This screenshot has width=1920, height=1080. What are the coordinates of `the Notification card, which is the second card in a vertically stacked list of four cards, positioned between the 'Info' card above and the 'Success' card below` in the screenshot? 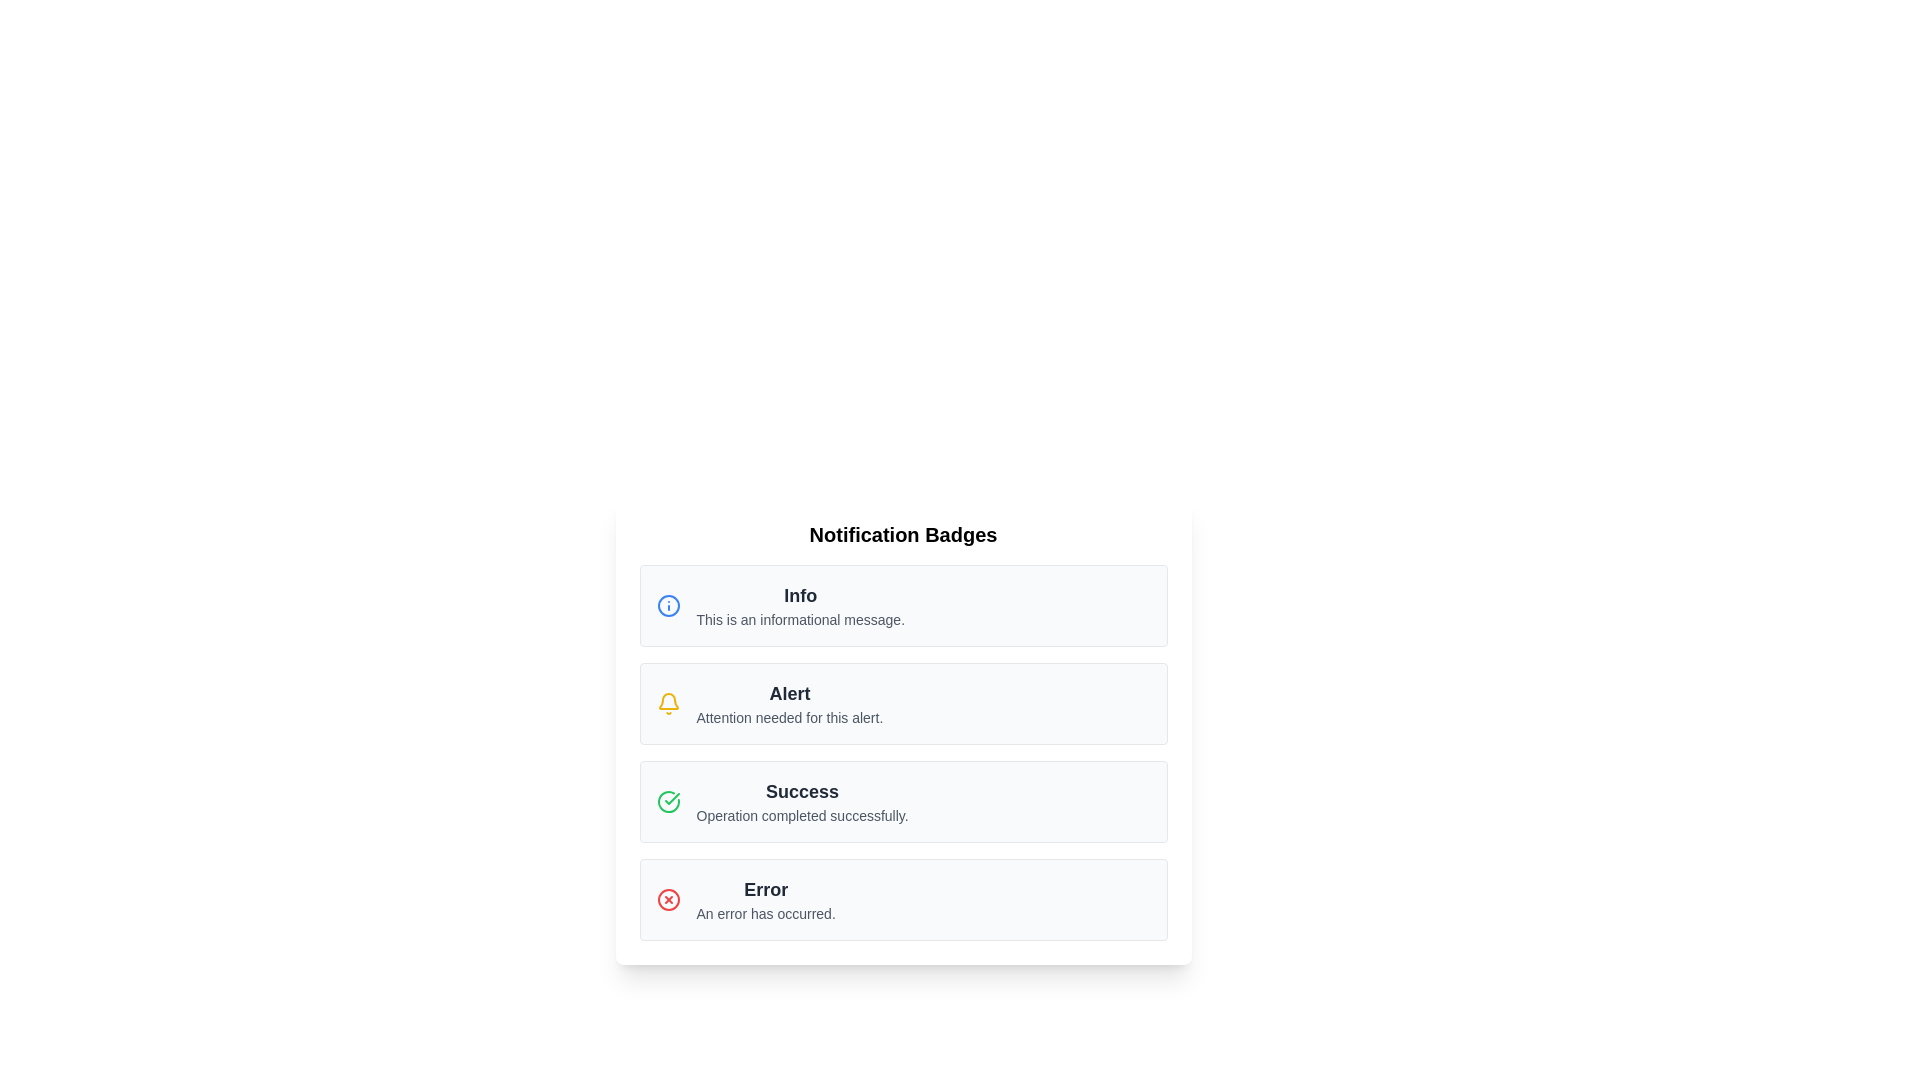 It's located at (902, 731).